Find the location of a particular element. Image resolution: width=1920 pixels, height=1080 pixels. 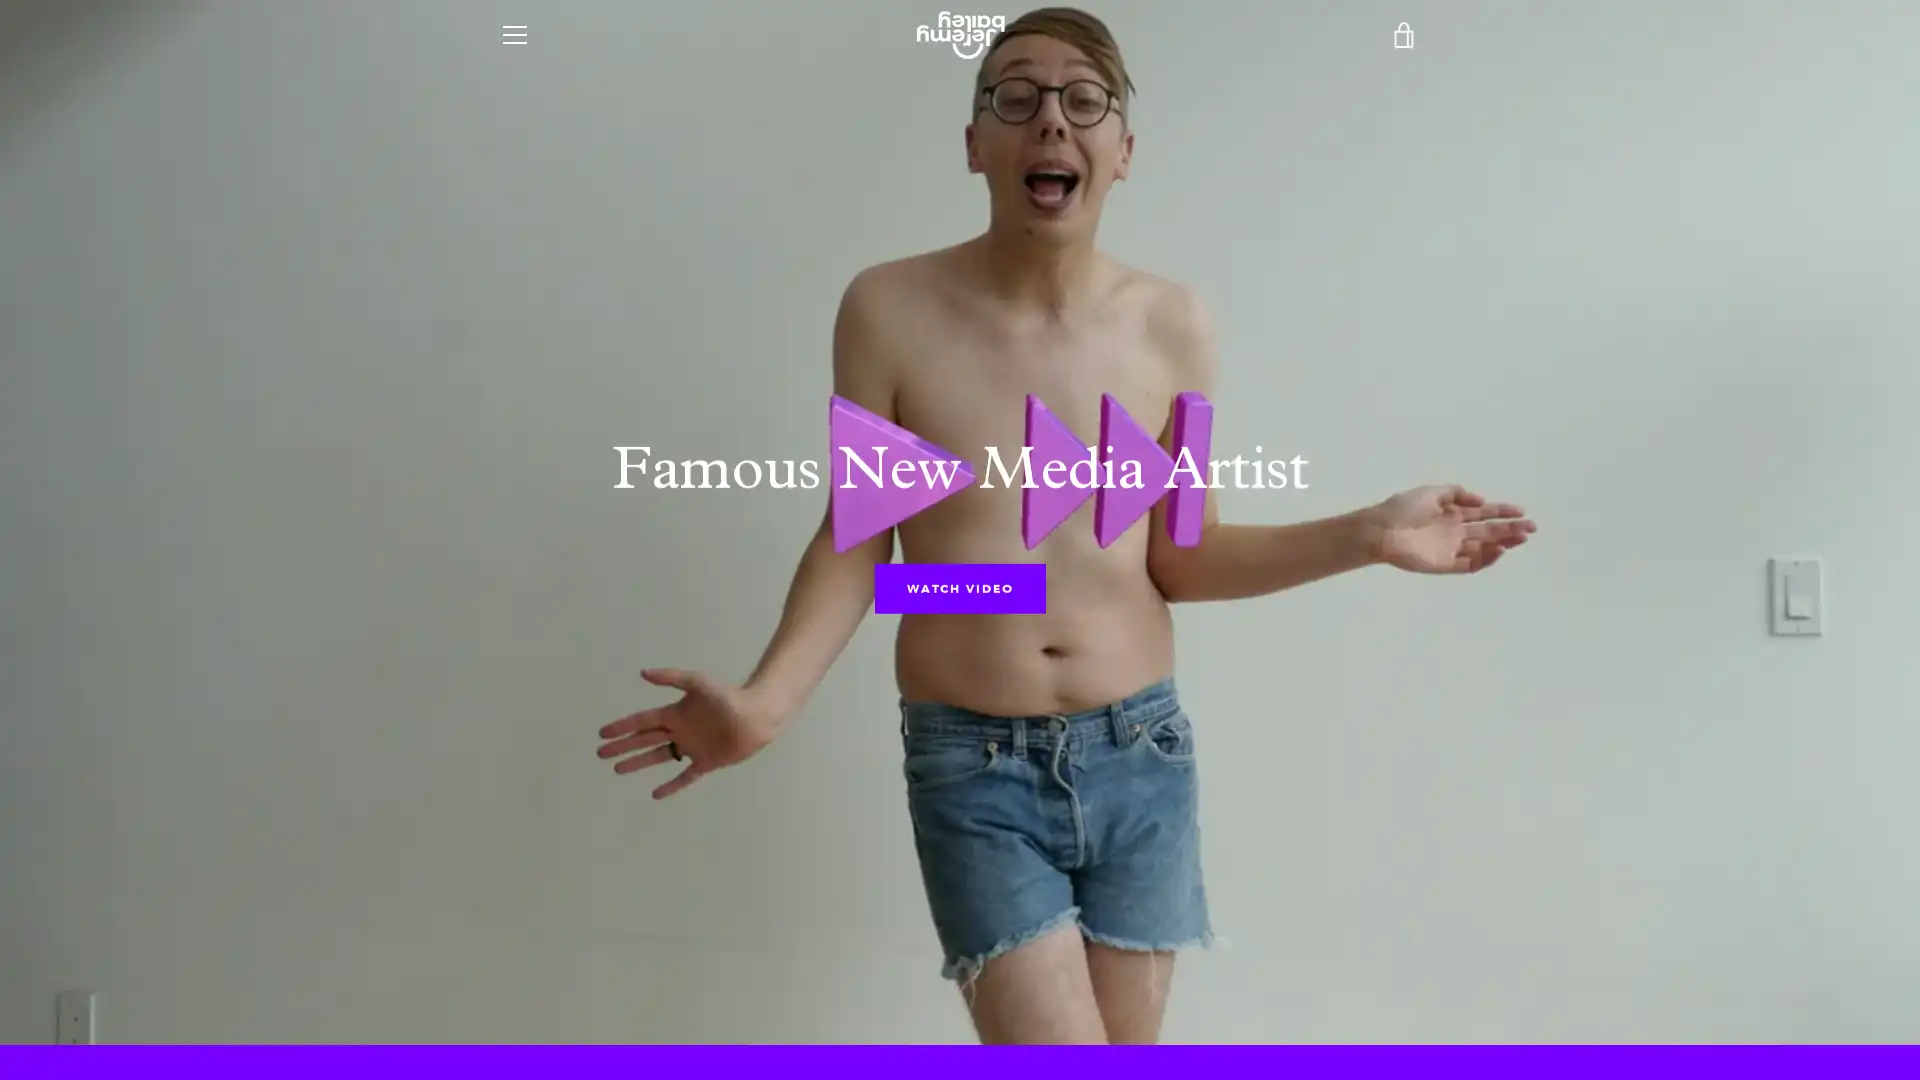

SEARCH AGAIN is located at coordinates (1058, 962).